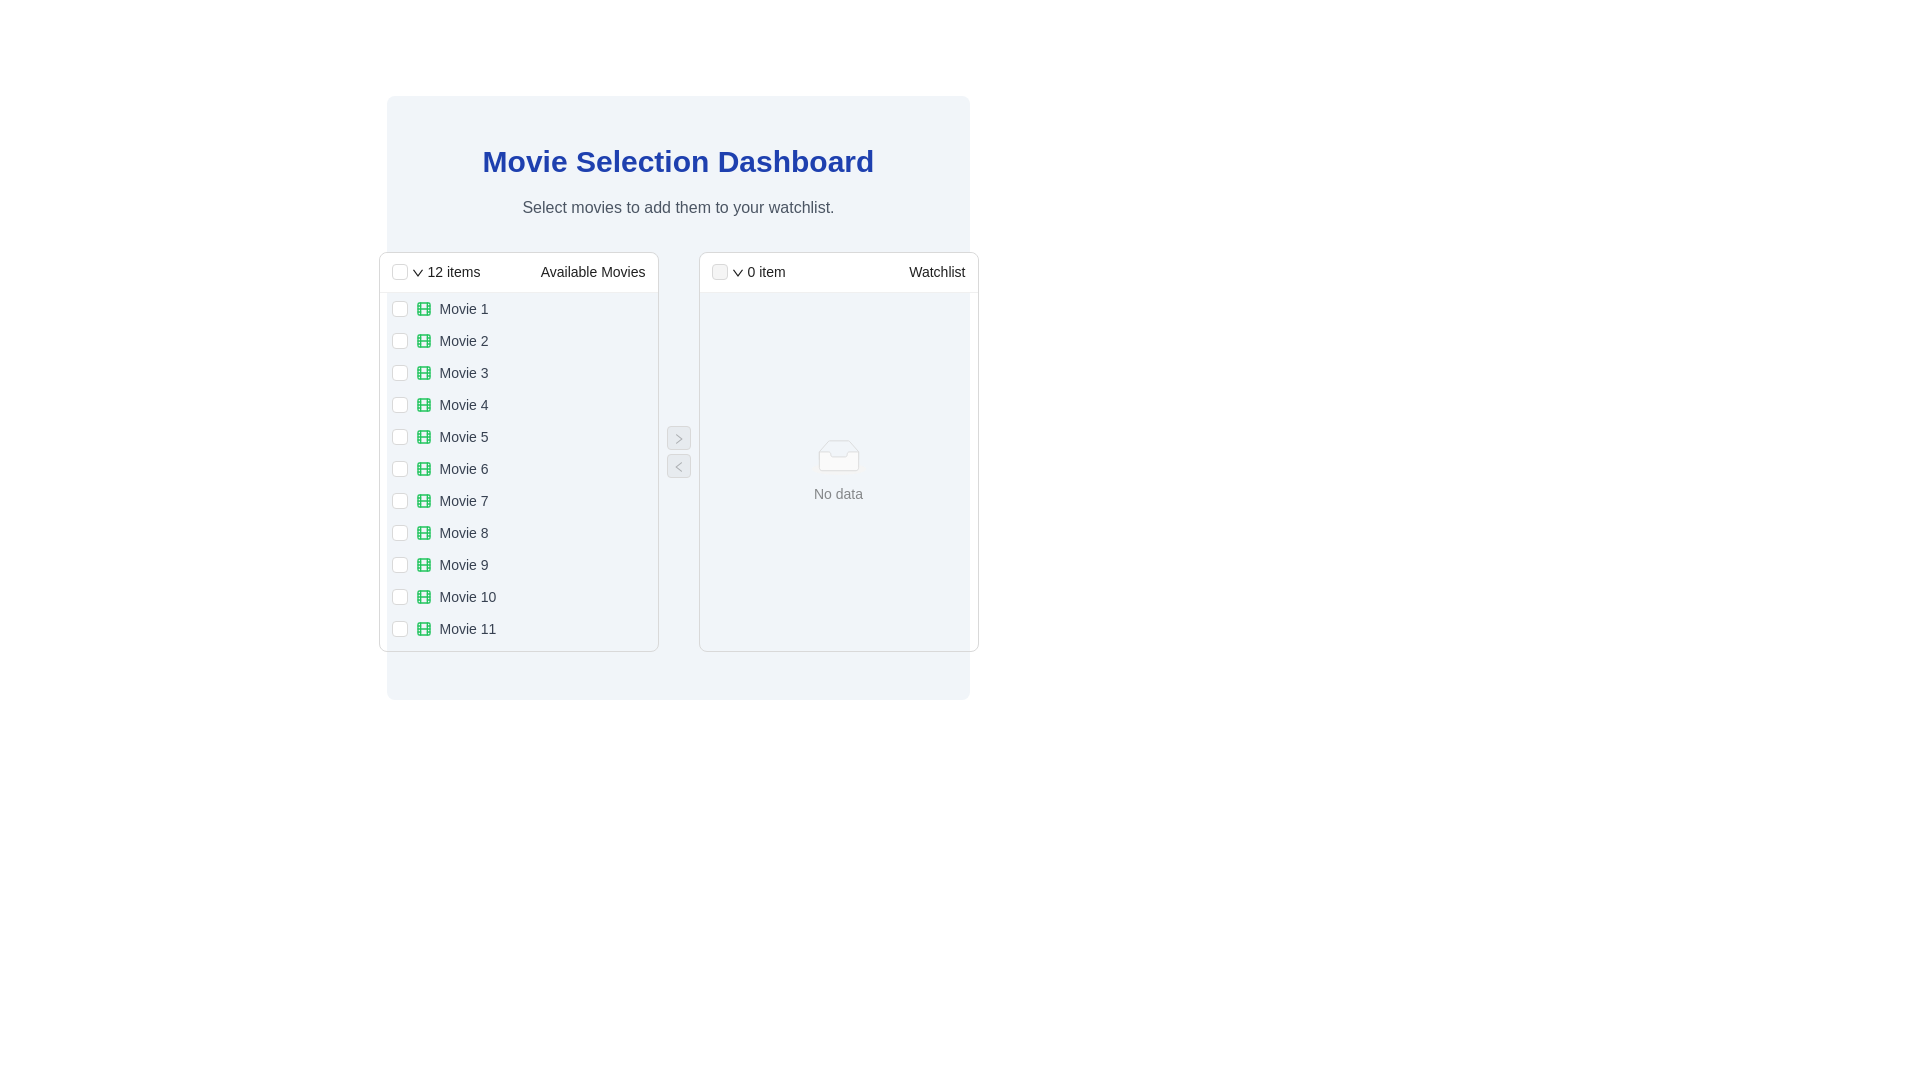  I want to click on the Decorative icon element, which is a small rectangle with rounded corners located within the movie-related icon styled in green, specifically associated with 'Movie 3' in the 'Available Movies' section, so click(422, 373).